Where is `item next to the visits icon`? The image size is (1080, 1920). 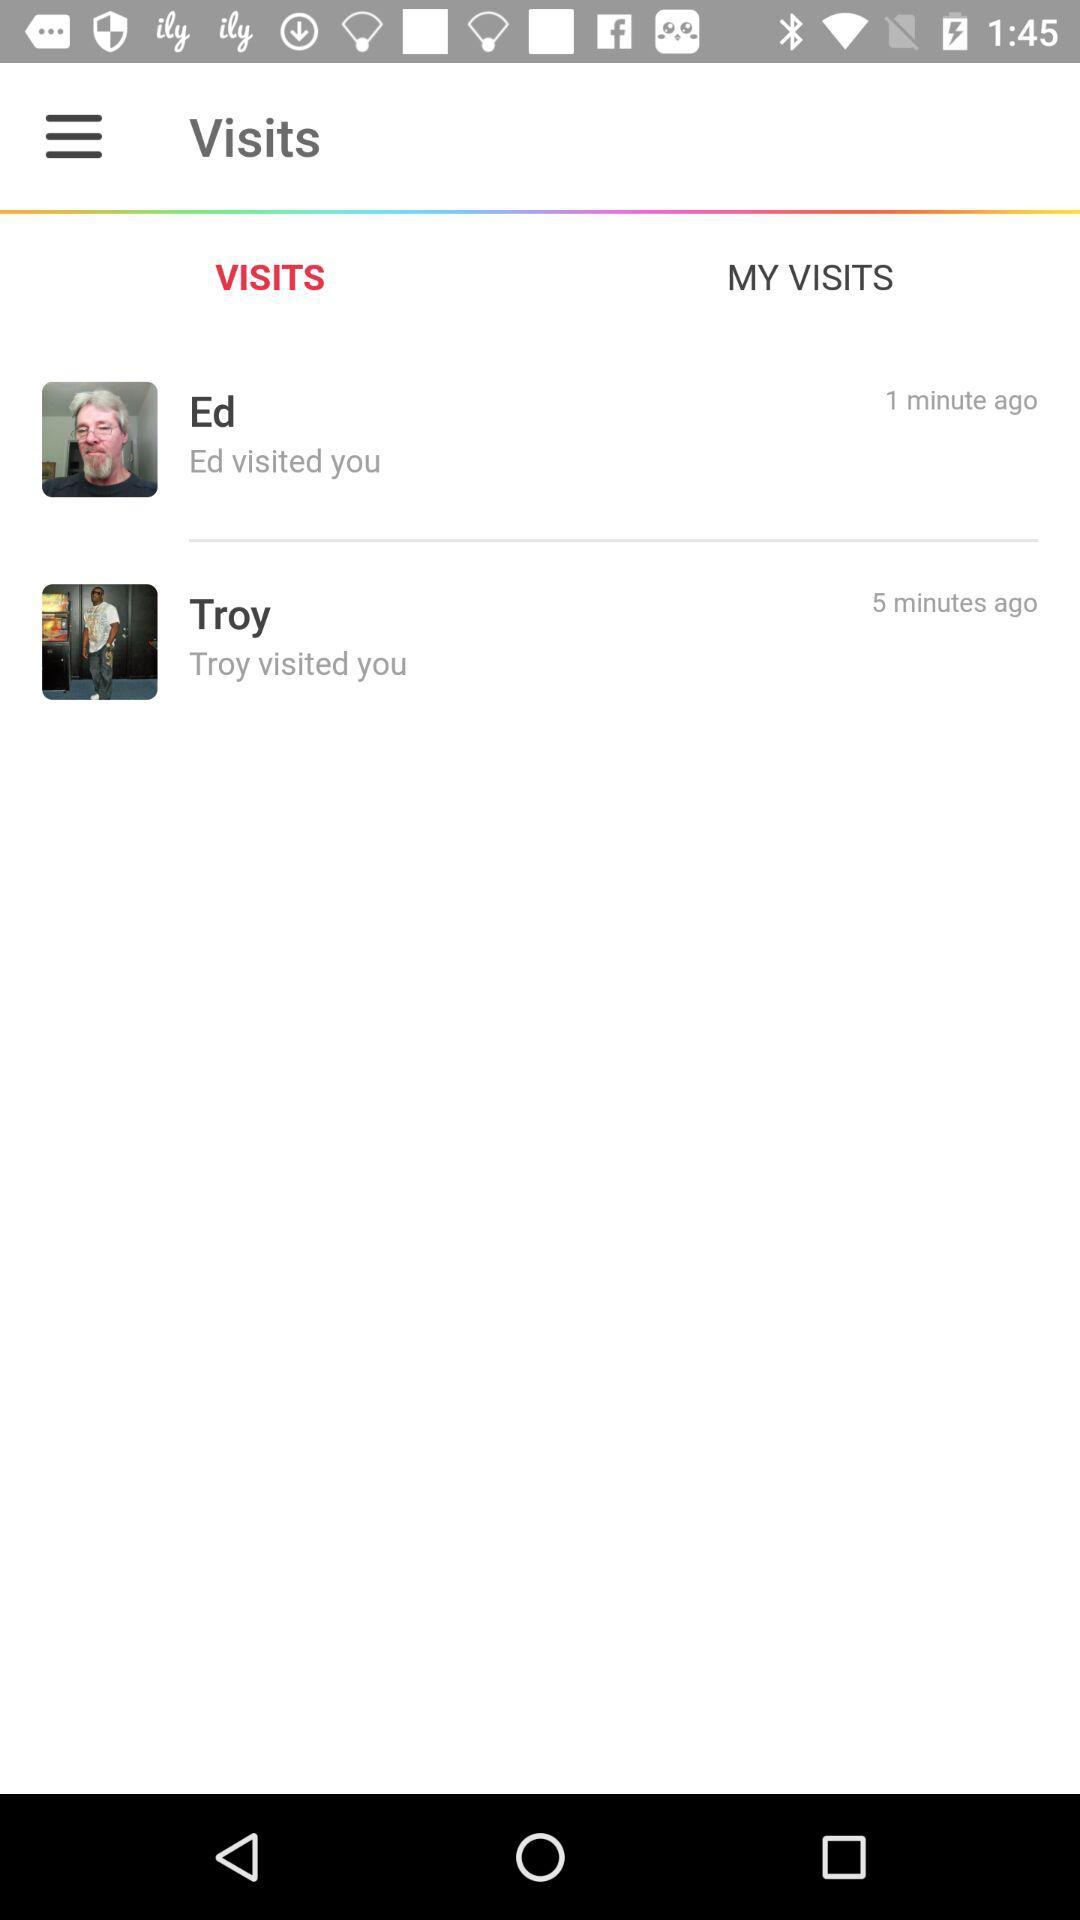 item next to the visits icon is located at coordinates (810, 275).